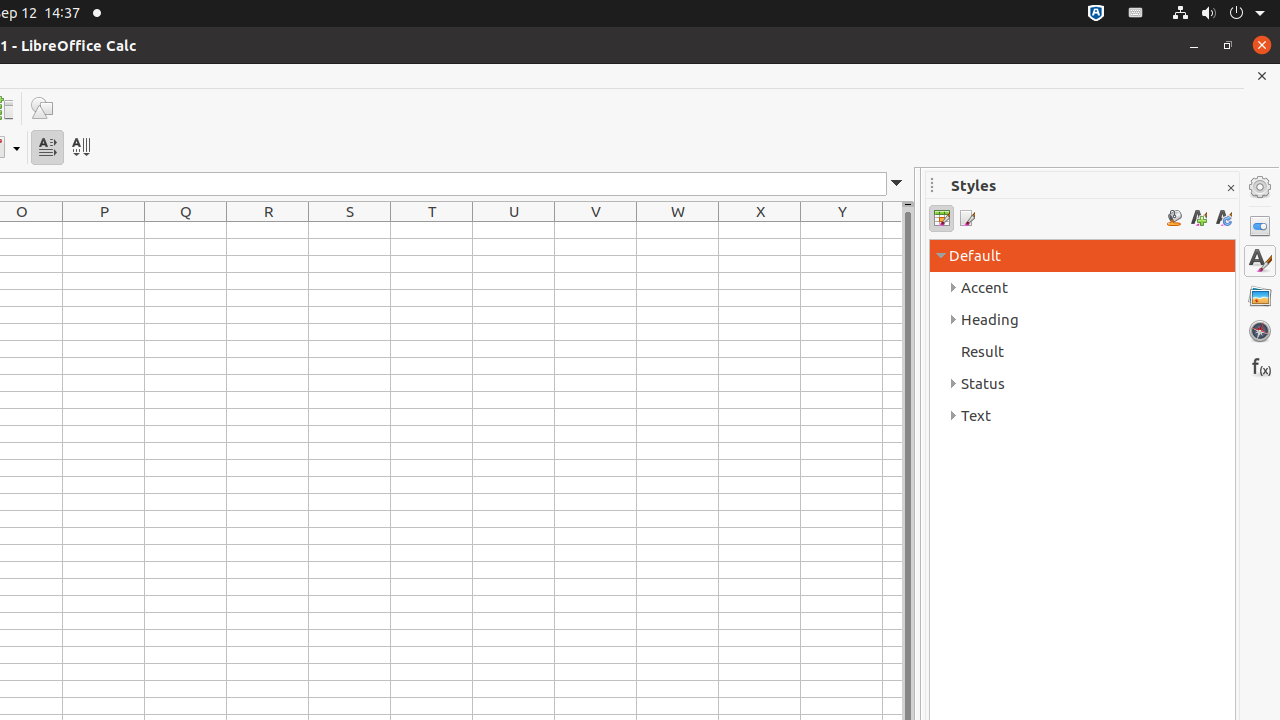 This screenshot has width=1280, height=720. I want to click on 'Draw Functions', so click(41, 108).